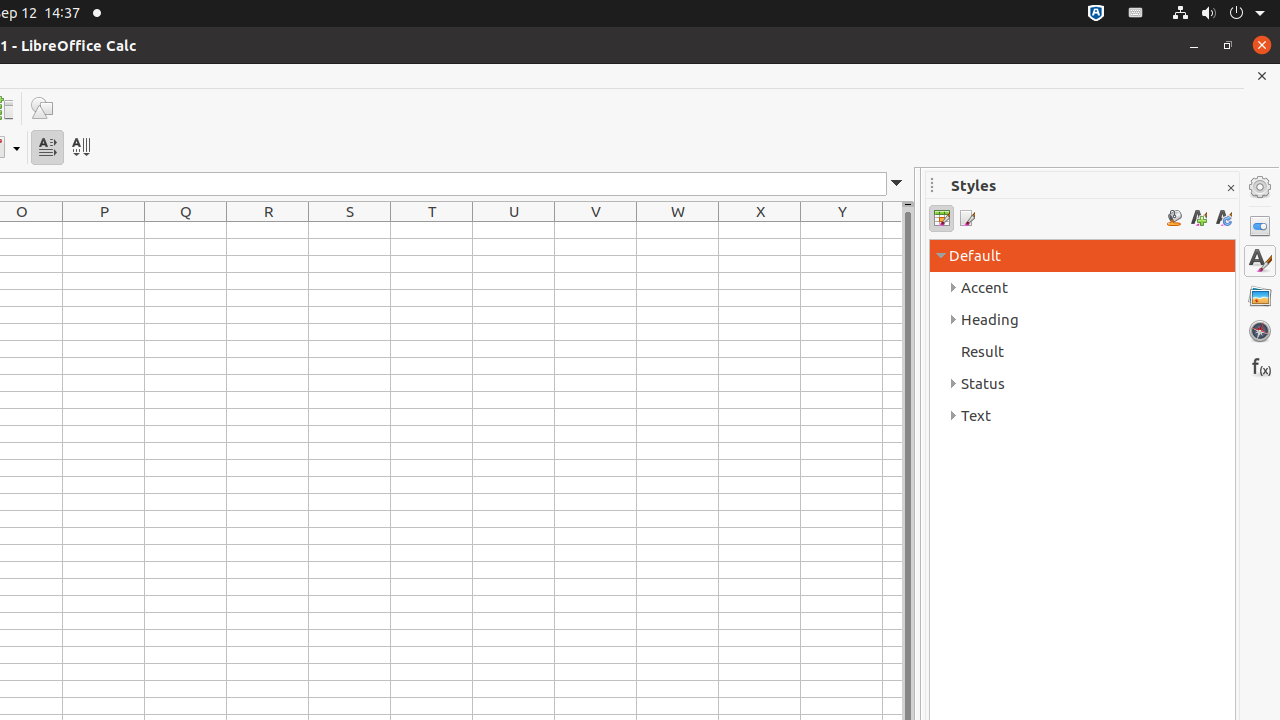 This screenshot has width=1280, height=720. I want to click on 'Draw Functions', so click(41, 108).